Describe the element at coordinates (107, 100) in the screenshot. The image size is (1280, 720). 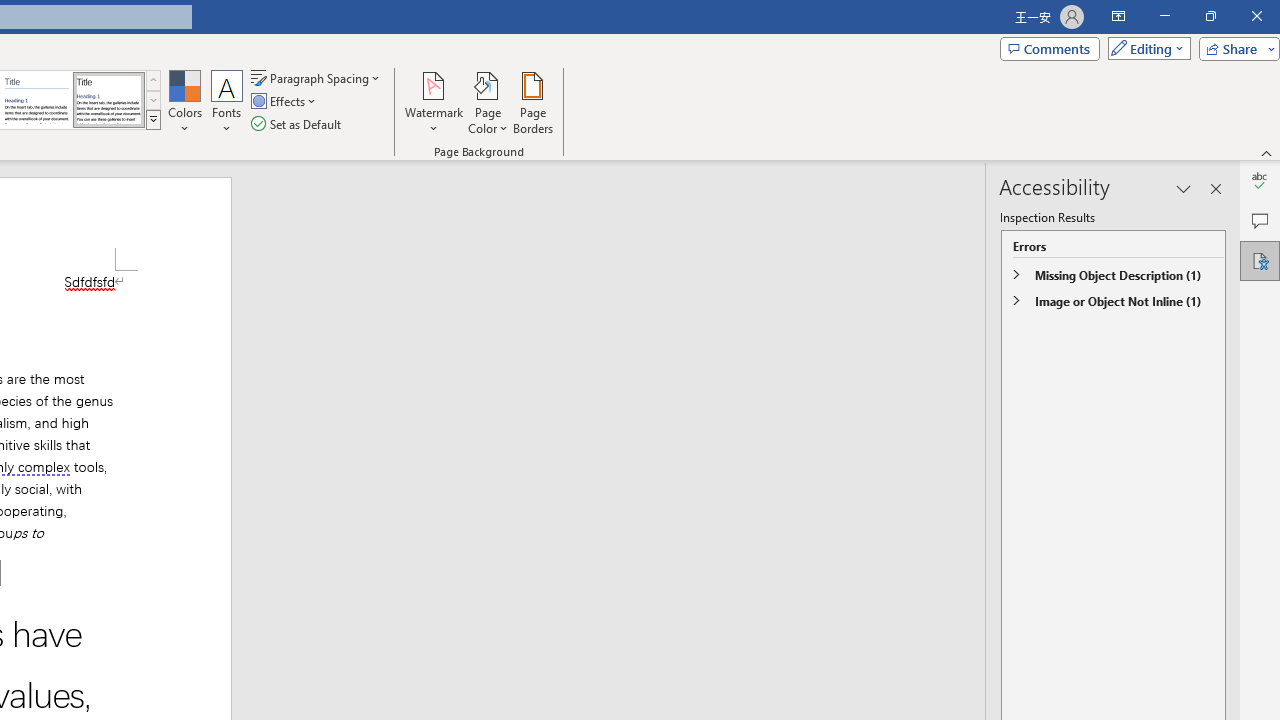
I see `'Word 2013'` at that location.